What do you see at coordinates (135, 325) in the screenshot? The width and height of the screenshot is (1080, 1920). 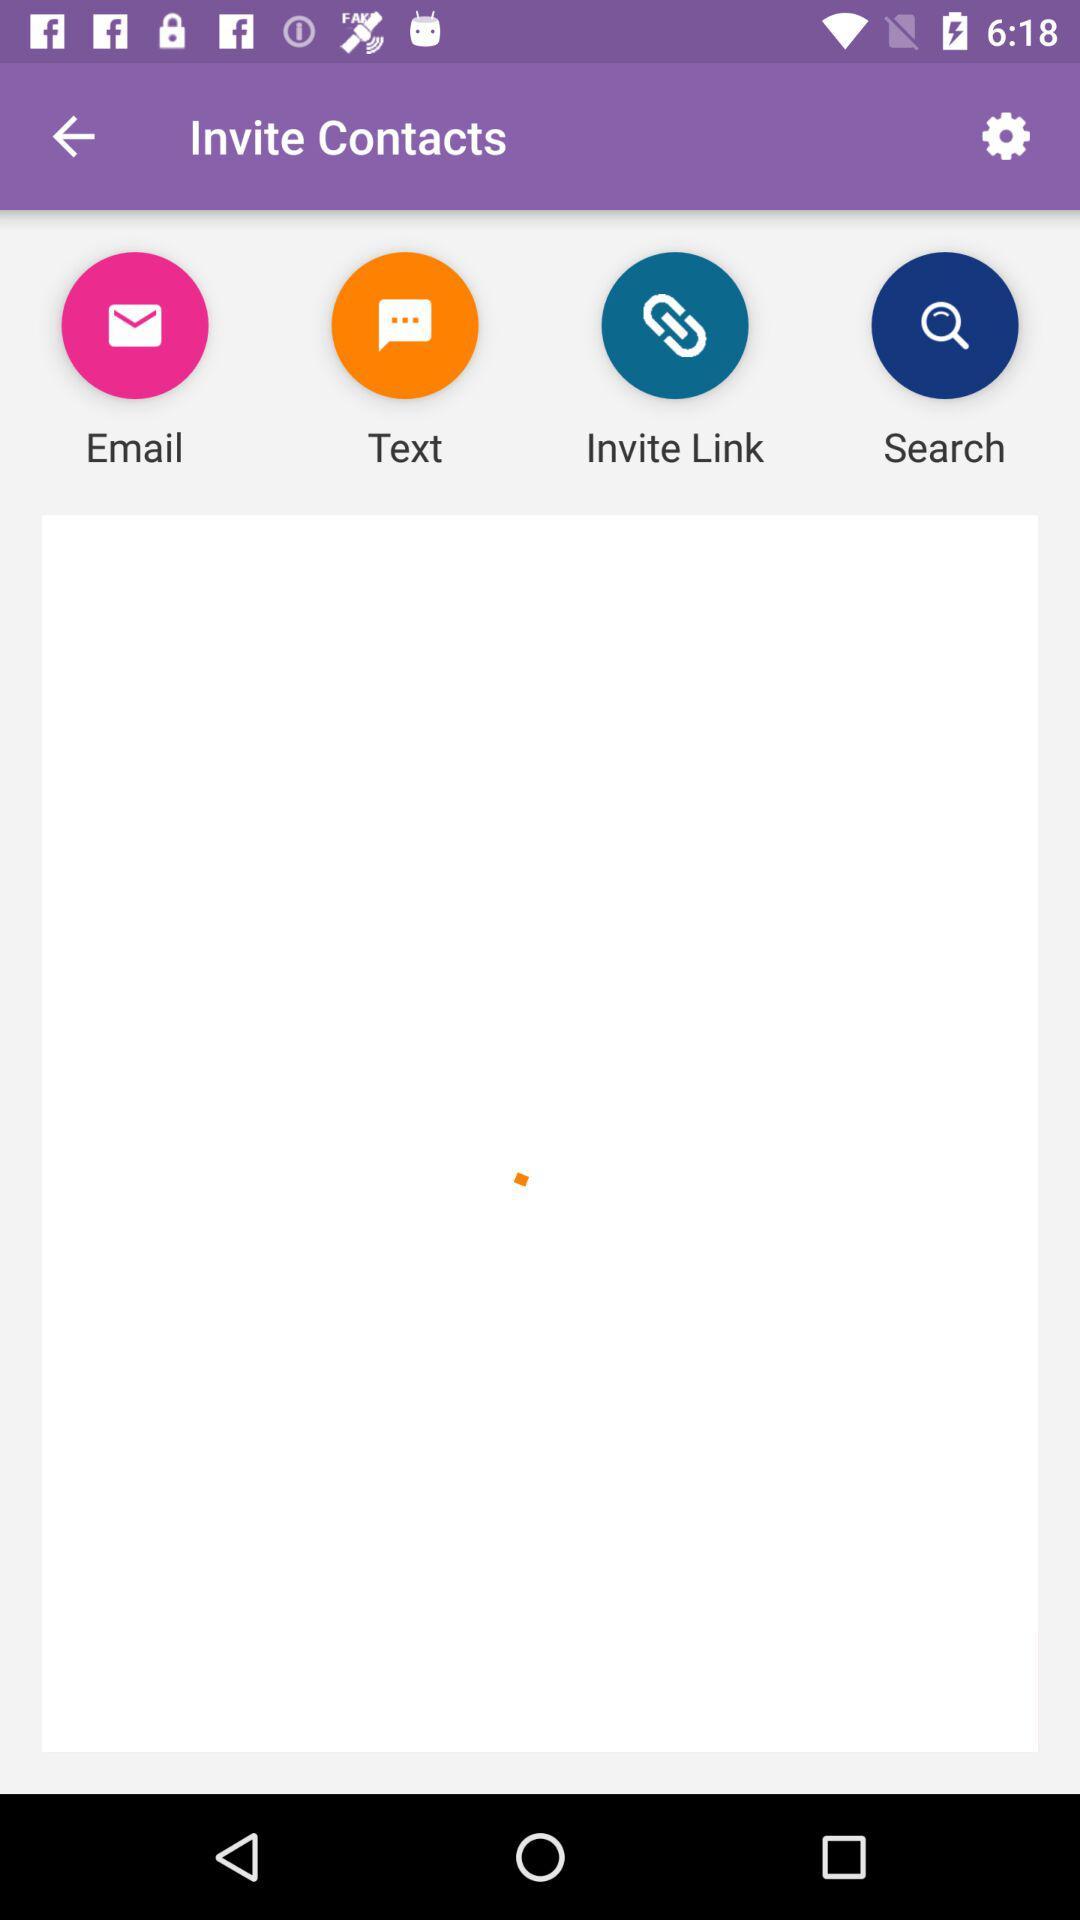 I see `the email icon` at bounding box center [135, 325].